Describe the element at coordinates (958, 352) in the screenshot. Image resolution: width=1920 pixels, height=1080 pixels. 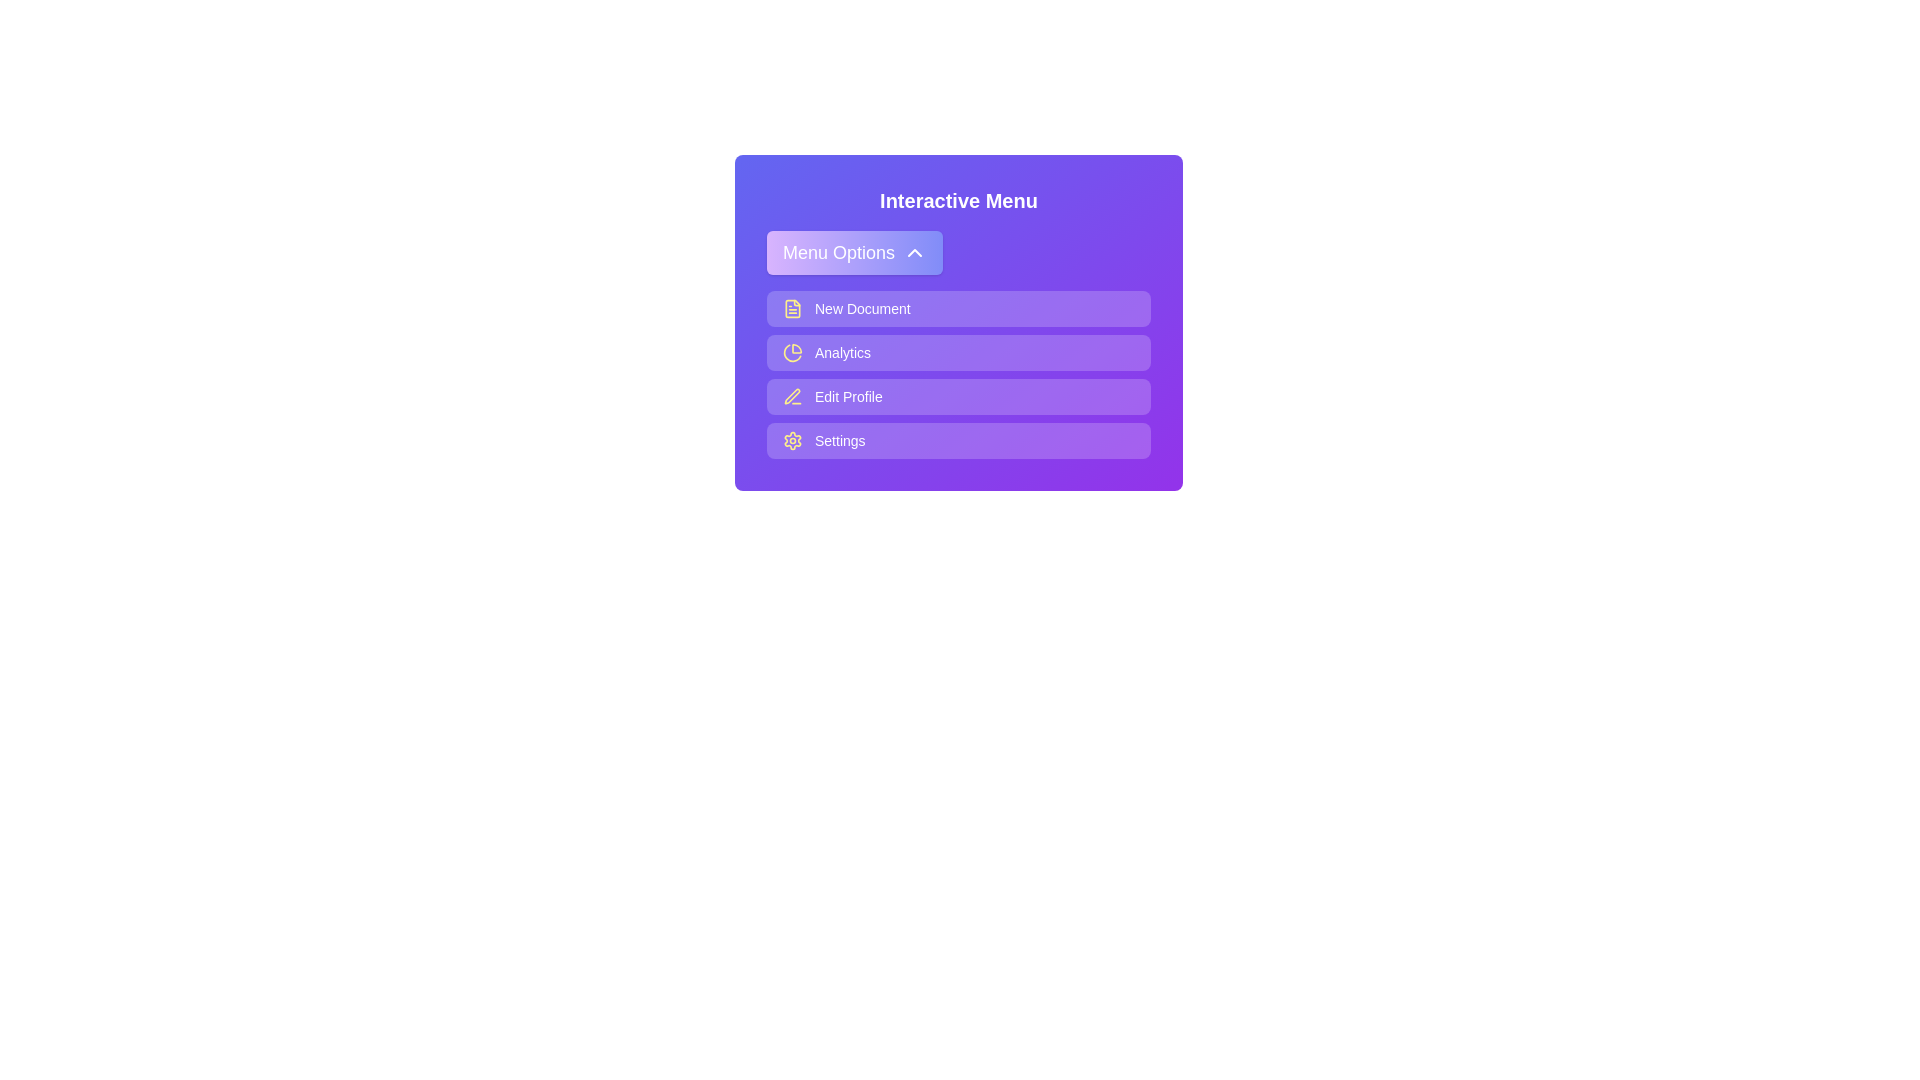
I see `the navigation button that directs to the Analytics section, located below the 'New Document' button and above the 'Edit Profile' button in the Menu Options` at that location.